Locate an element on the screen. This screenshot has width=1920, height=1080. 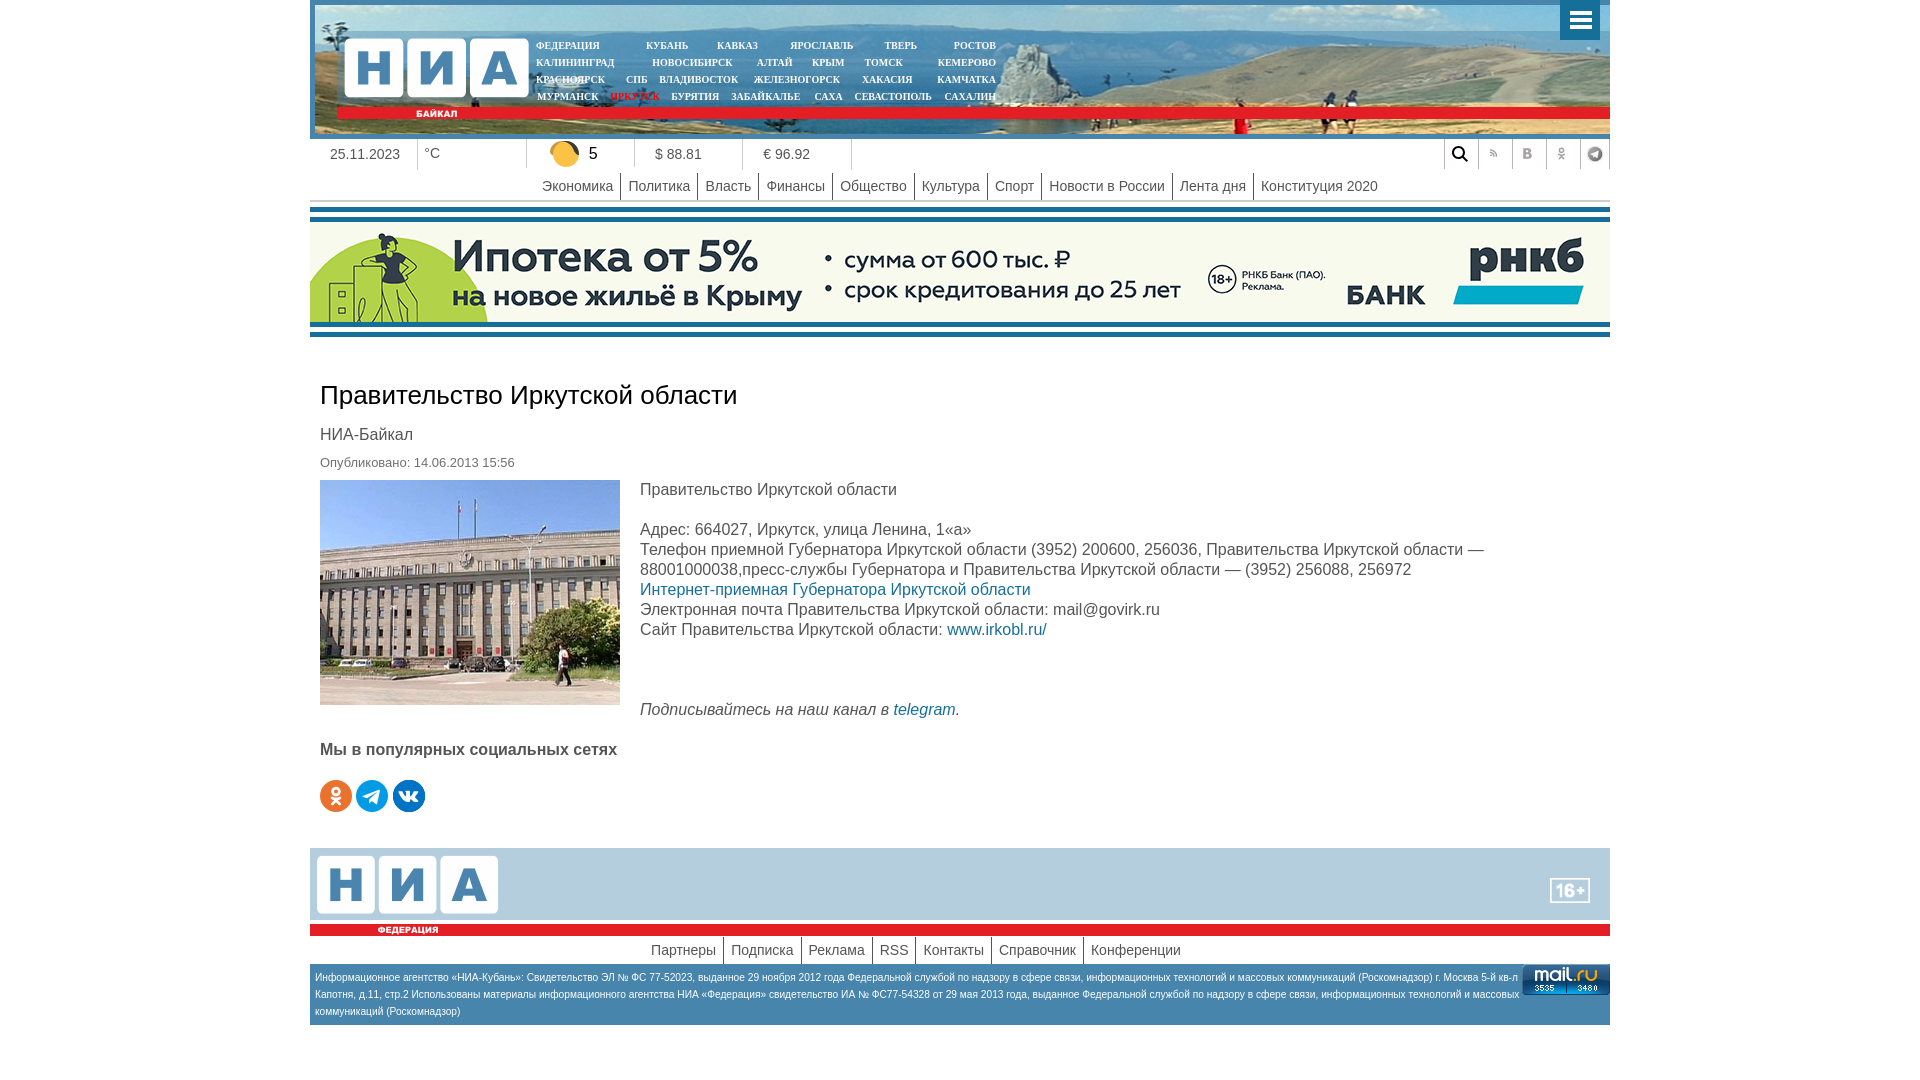
'Telegram' is located at coordinates (1593, 153).